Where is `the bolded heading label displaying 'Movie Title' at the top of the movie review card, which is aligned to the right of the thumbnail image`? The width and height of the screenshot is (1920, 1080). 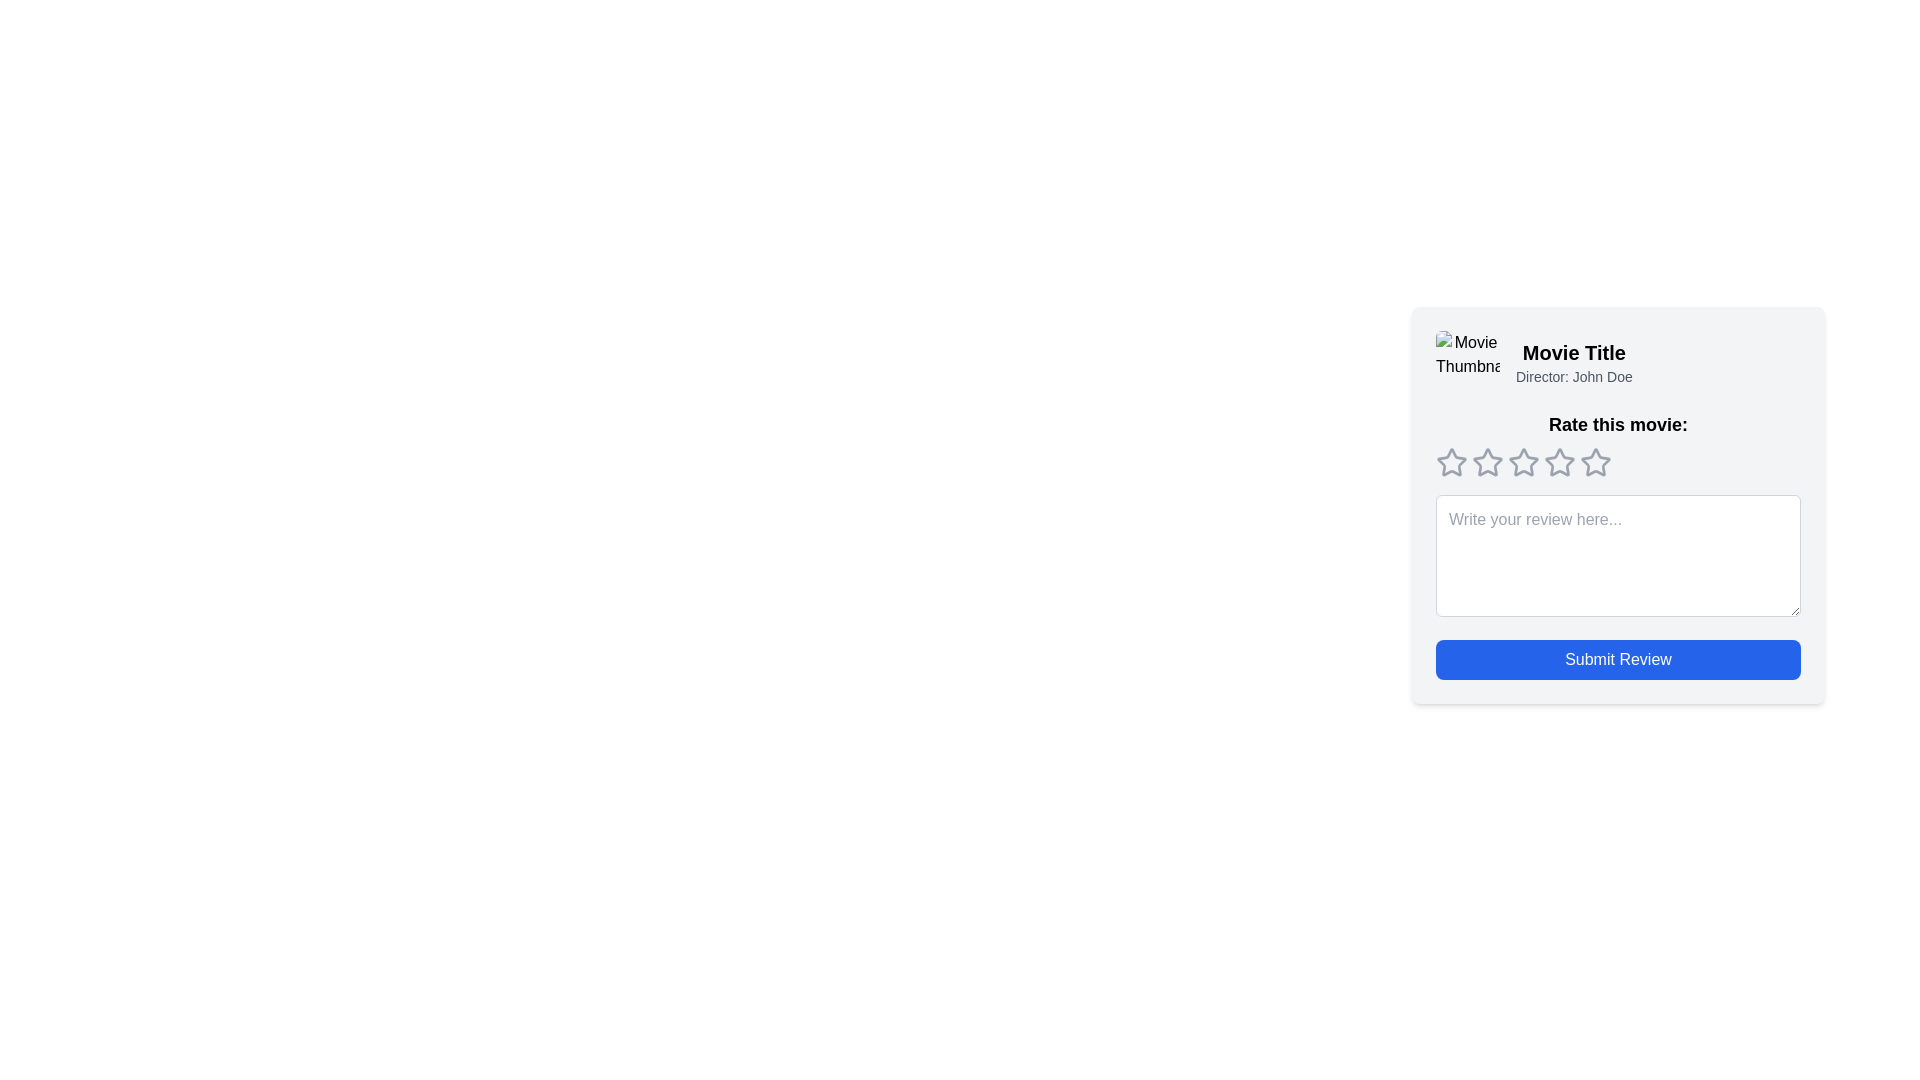 the bolded heading label displaying 'Movie Title' at the top of the movie review card, which is aligned to the right of the thumbnail image is located at coordinates (1573, 352).